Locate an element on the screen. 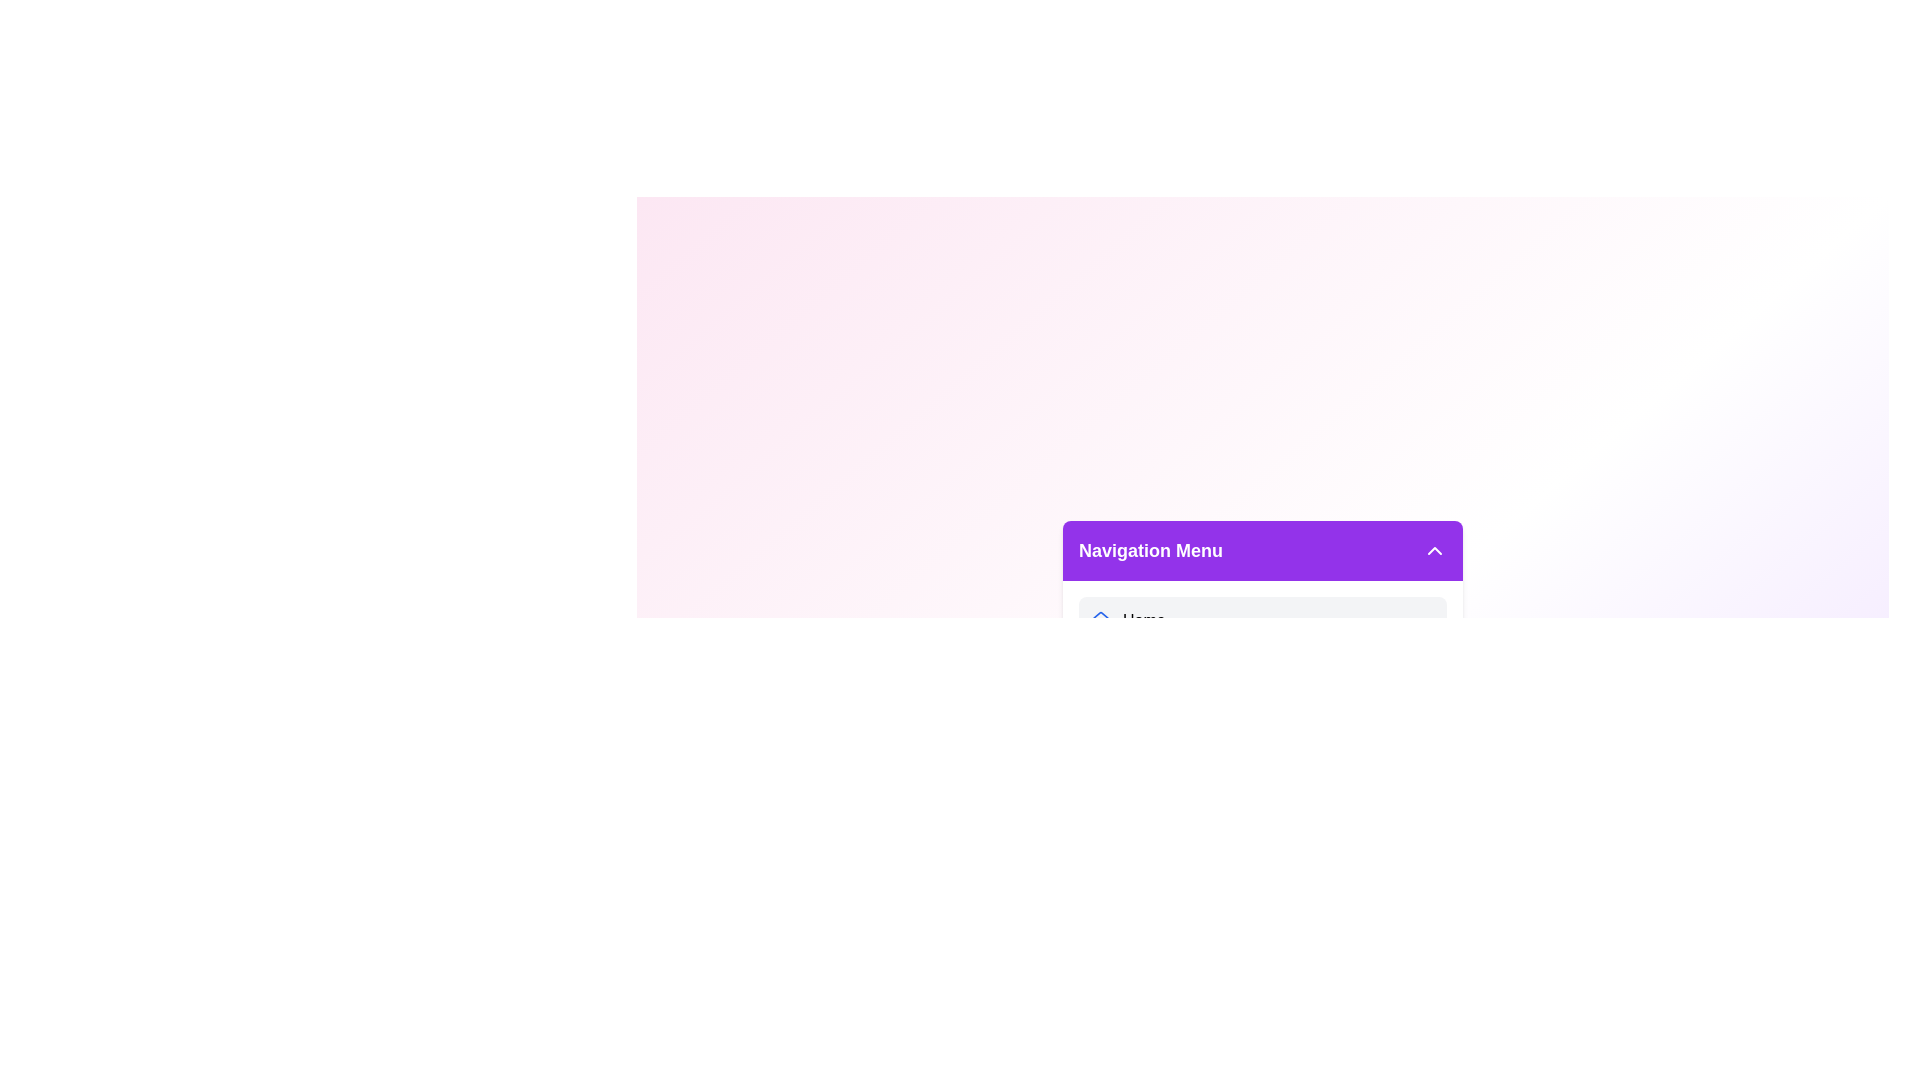 The image size is (1920, 1080). the text label that serves as the title for the navigational menu section, located within a header bar with a purple background and rounded corners, positioned to the left of a downward-facing chevron icon is located at coordinates (1151, 551).